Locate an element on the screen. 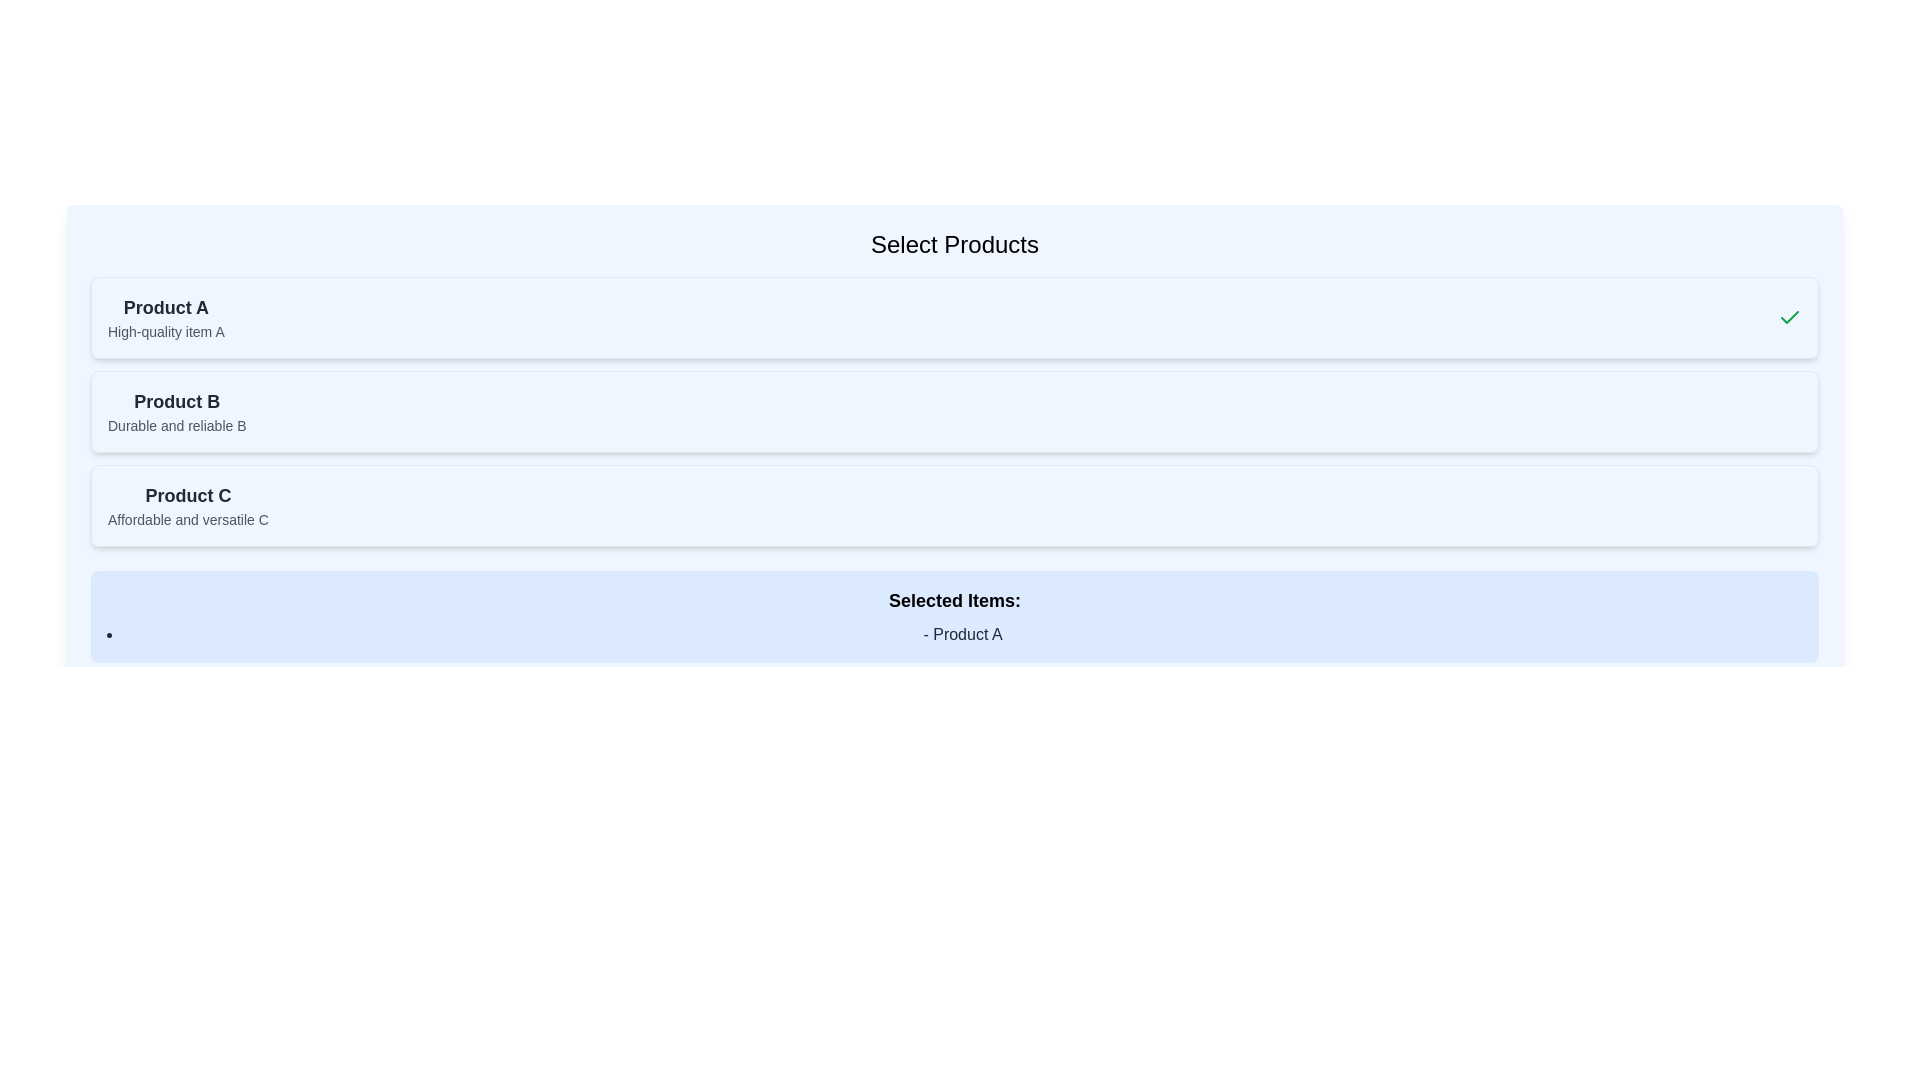 The height and width of the screenshot is (1080, 1920). the descriptive text label for 'Product C' located in the lower half of the interface, specifically within the third product card is located at coordinates (188, 519).